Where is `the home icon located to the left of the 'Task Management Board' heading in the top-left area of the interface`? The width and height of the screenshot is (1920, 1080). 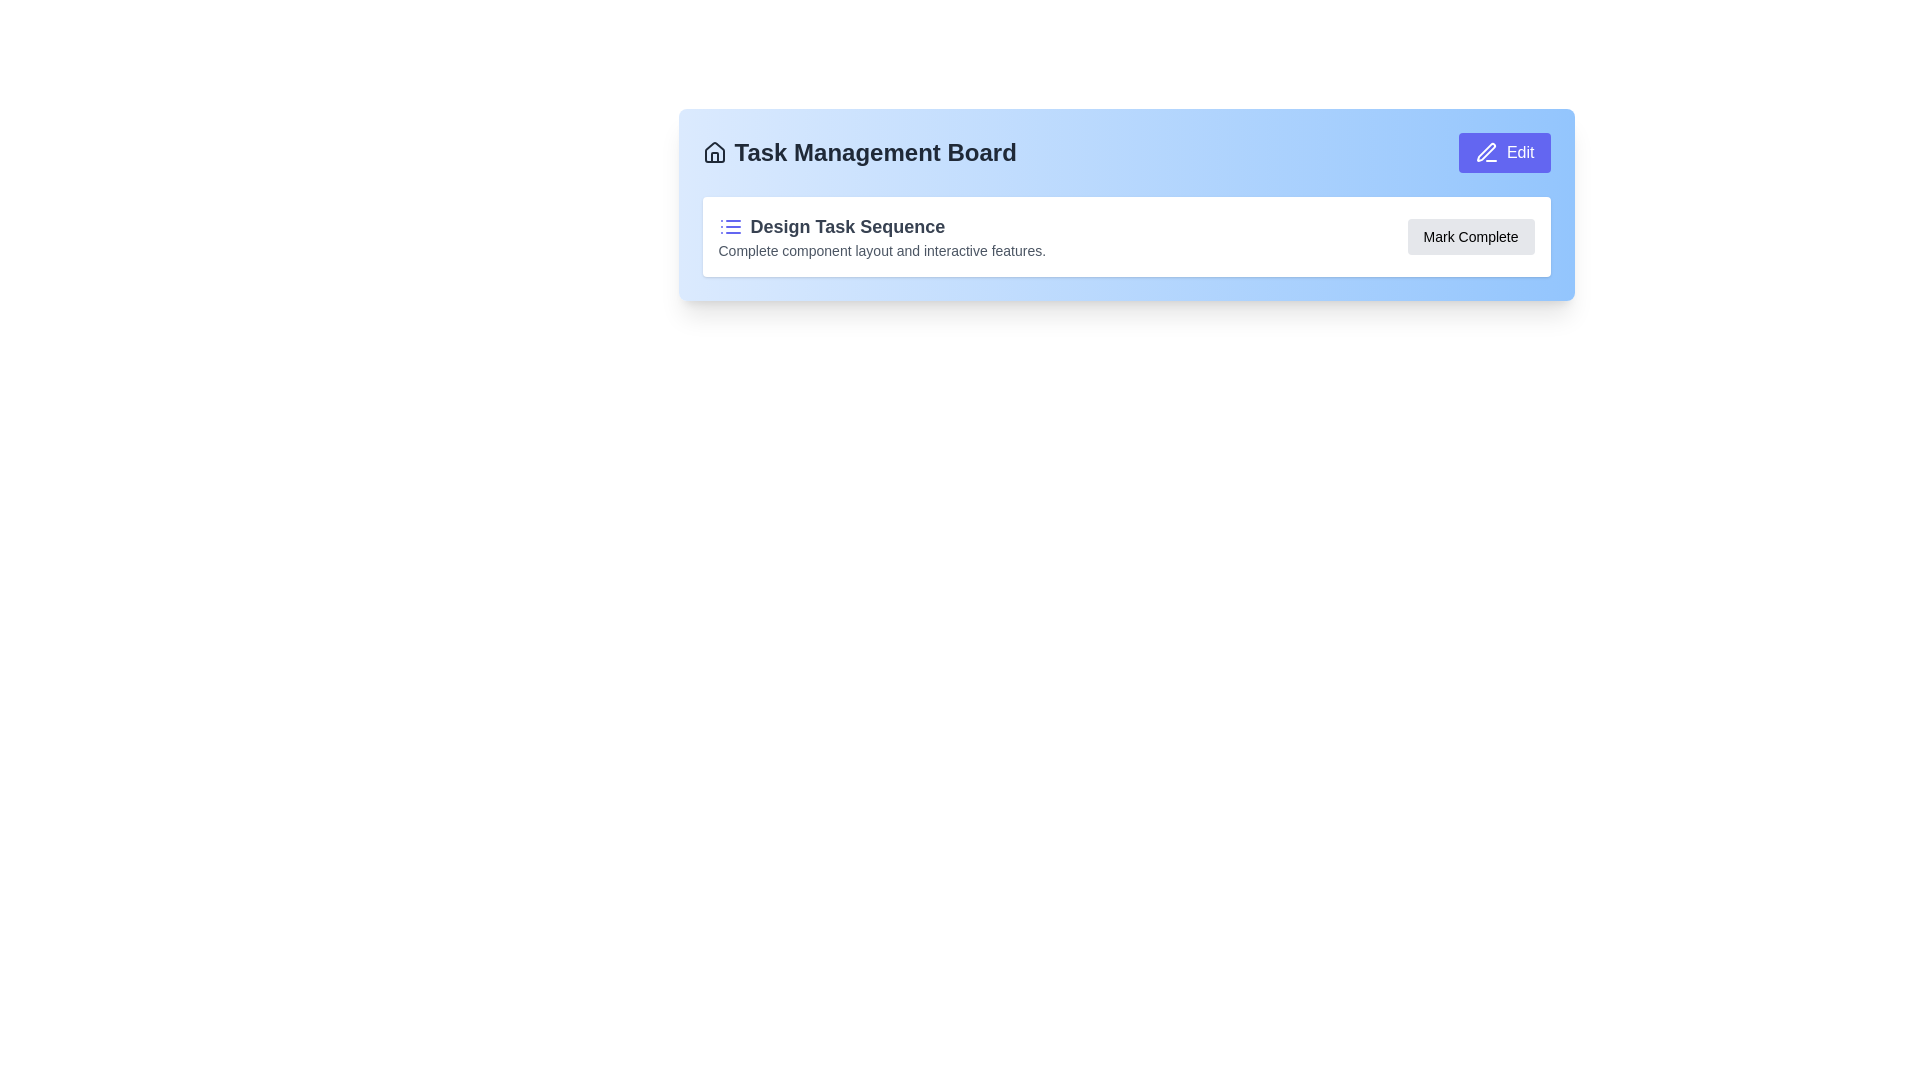
the home icon located to the left of the 'Task Management Board' heading in the top-left area of the interface is located at coordinates (714, 152).